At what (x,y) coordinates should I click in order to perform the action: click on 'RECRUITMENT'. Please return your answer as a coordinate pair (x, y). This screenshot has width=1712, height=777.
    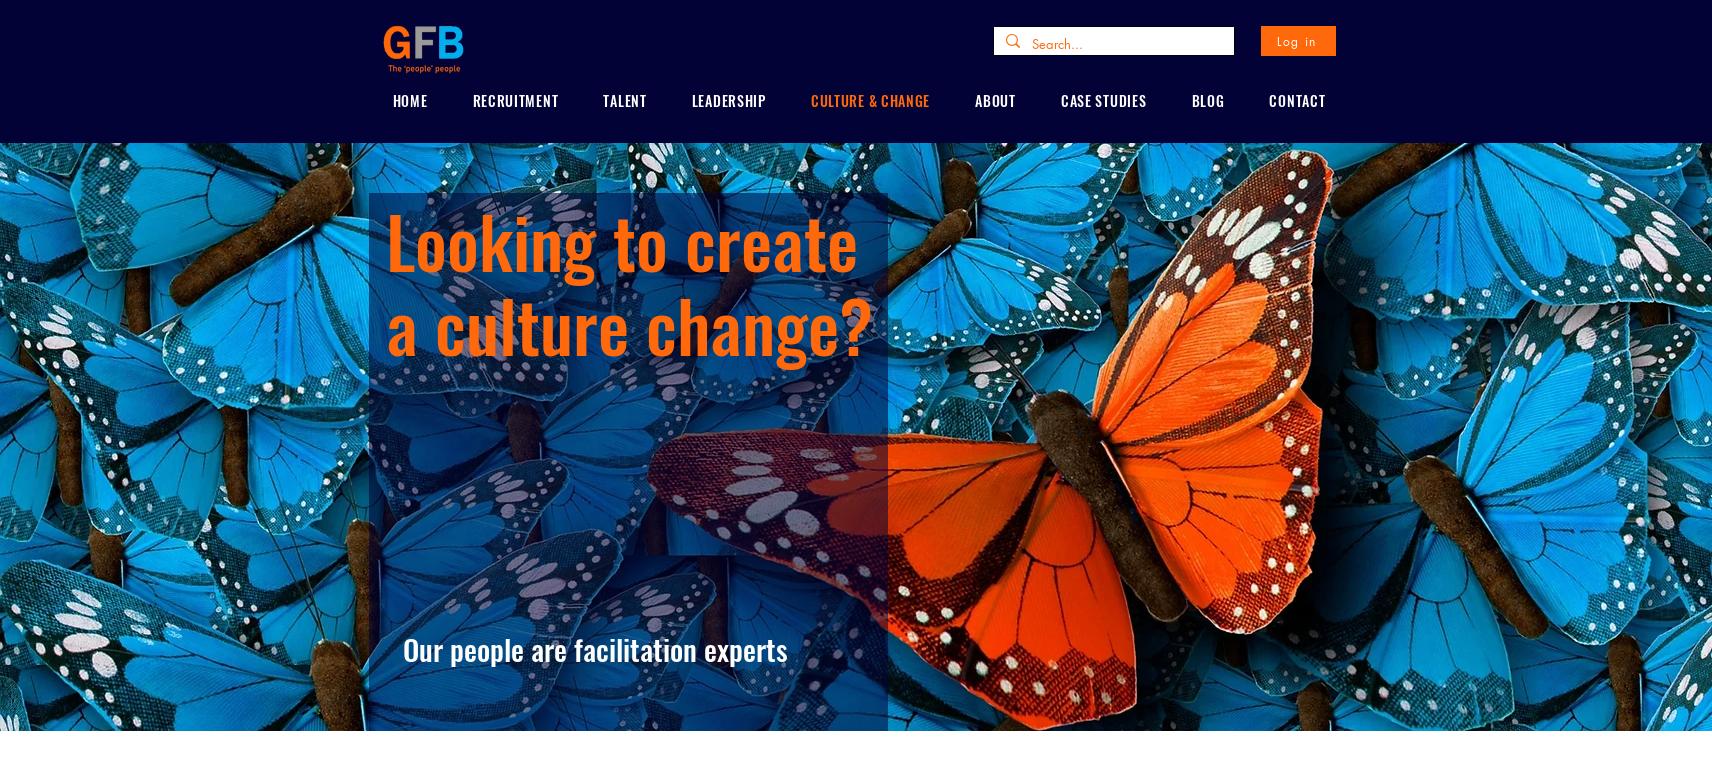
    Looking at the image, I should click on (513, 99).